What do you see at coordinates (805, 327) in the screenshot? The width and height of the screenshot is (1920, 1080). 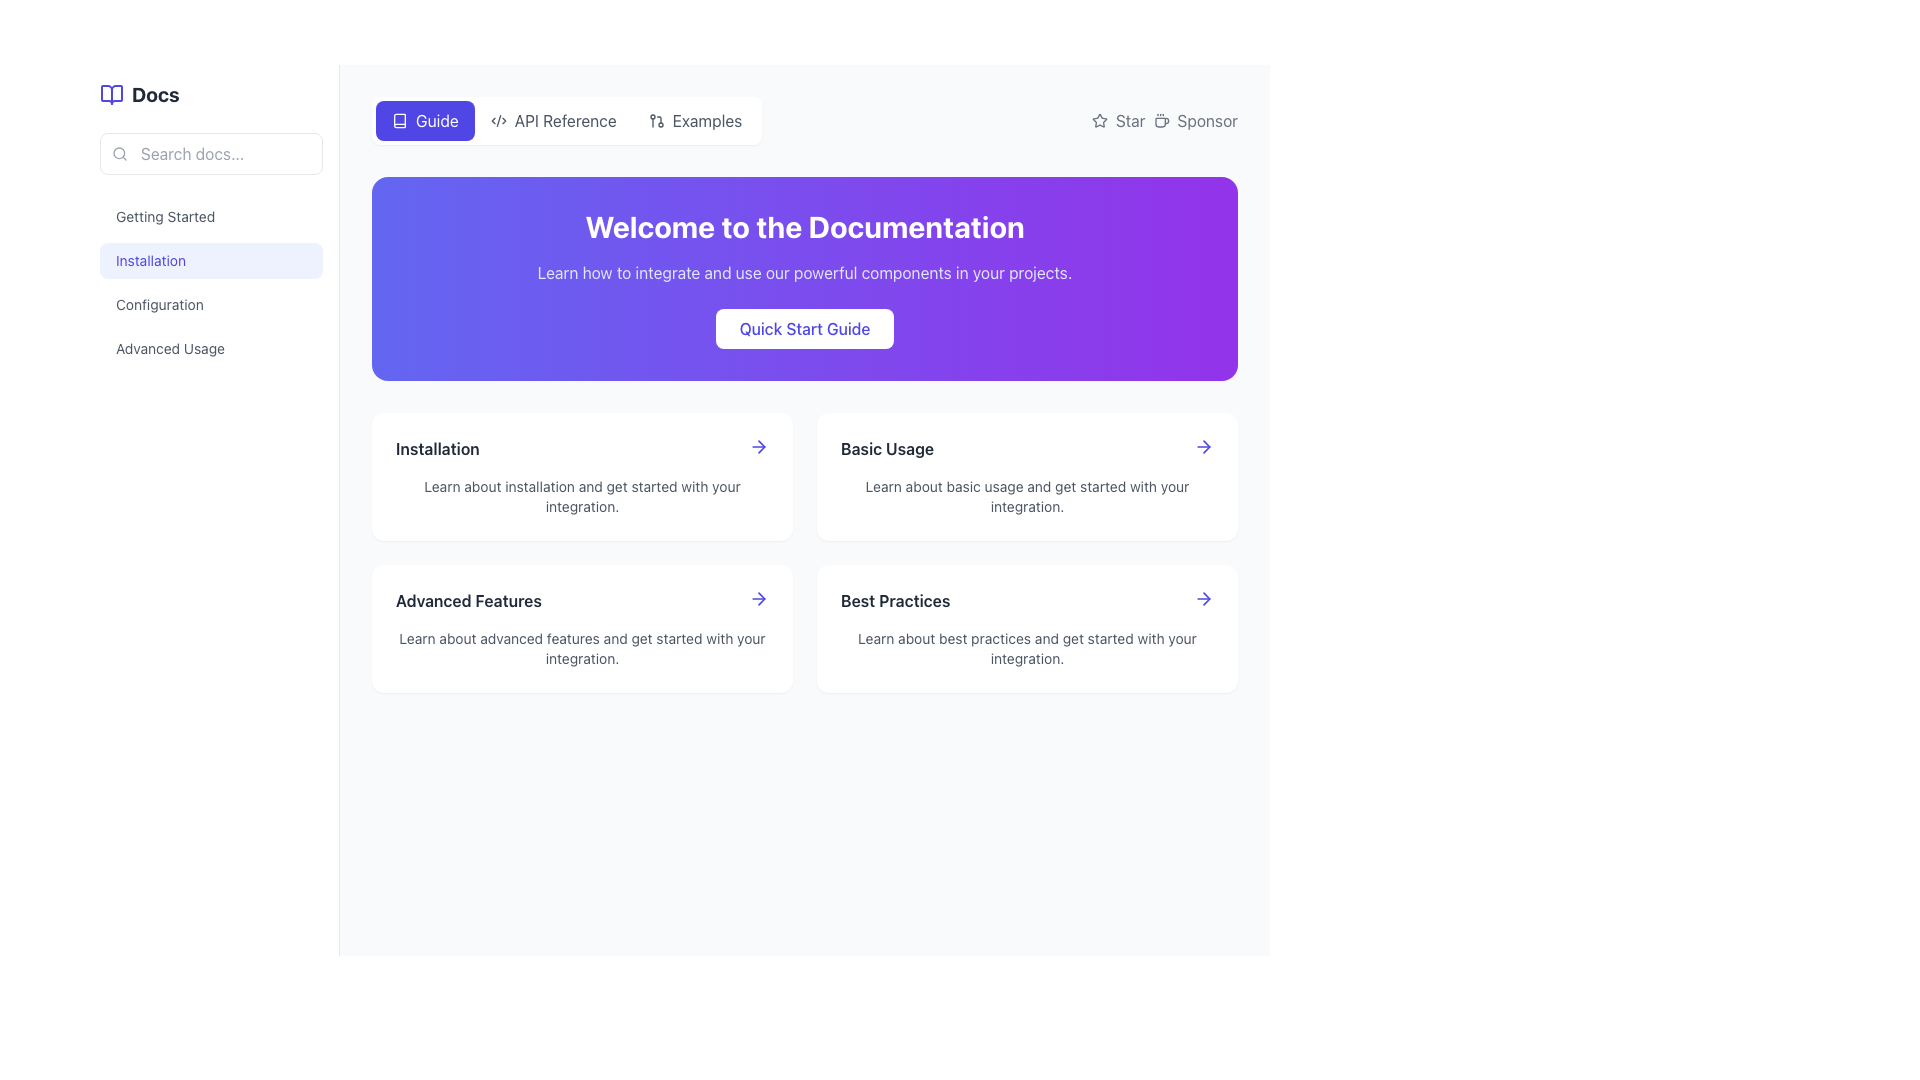 I see `the interactive button located below the subtitle 'Learn how to integrate and use our powerful components in your projects.'` at bounding box center [805, 327].